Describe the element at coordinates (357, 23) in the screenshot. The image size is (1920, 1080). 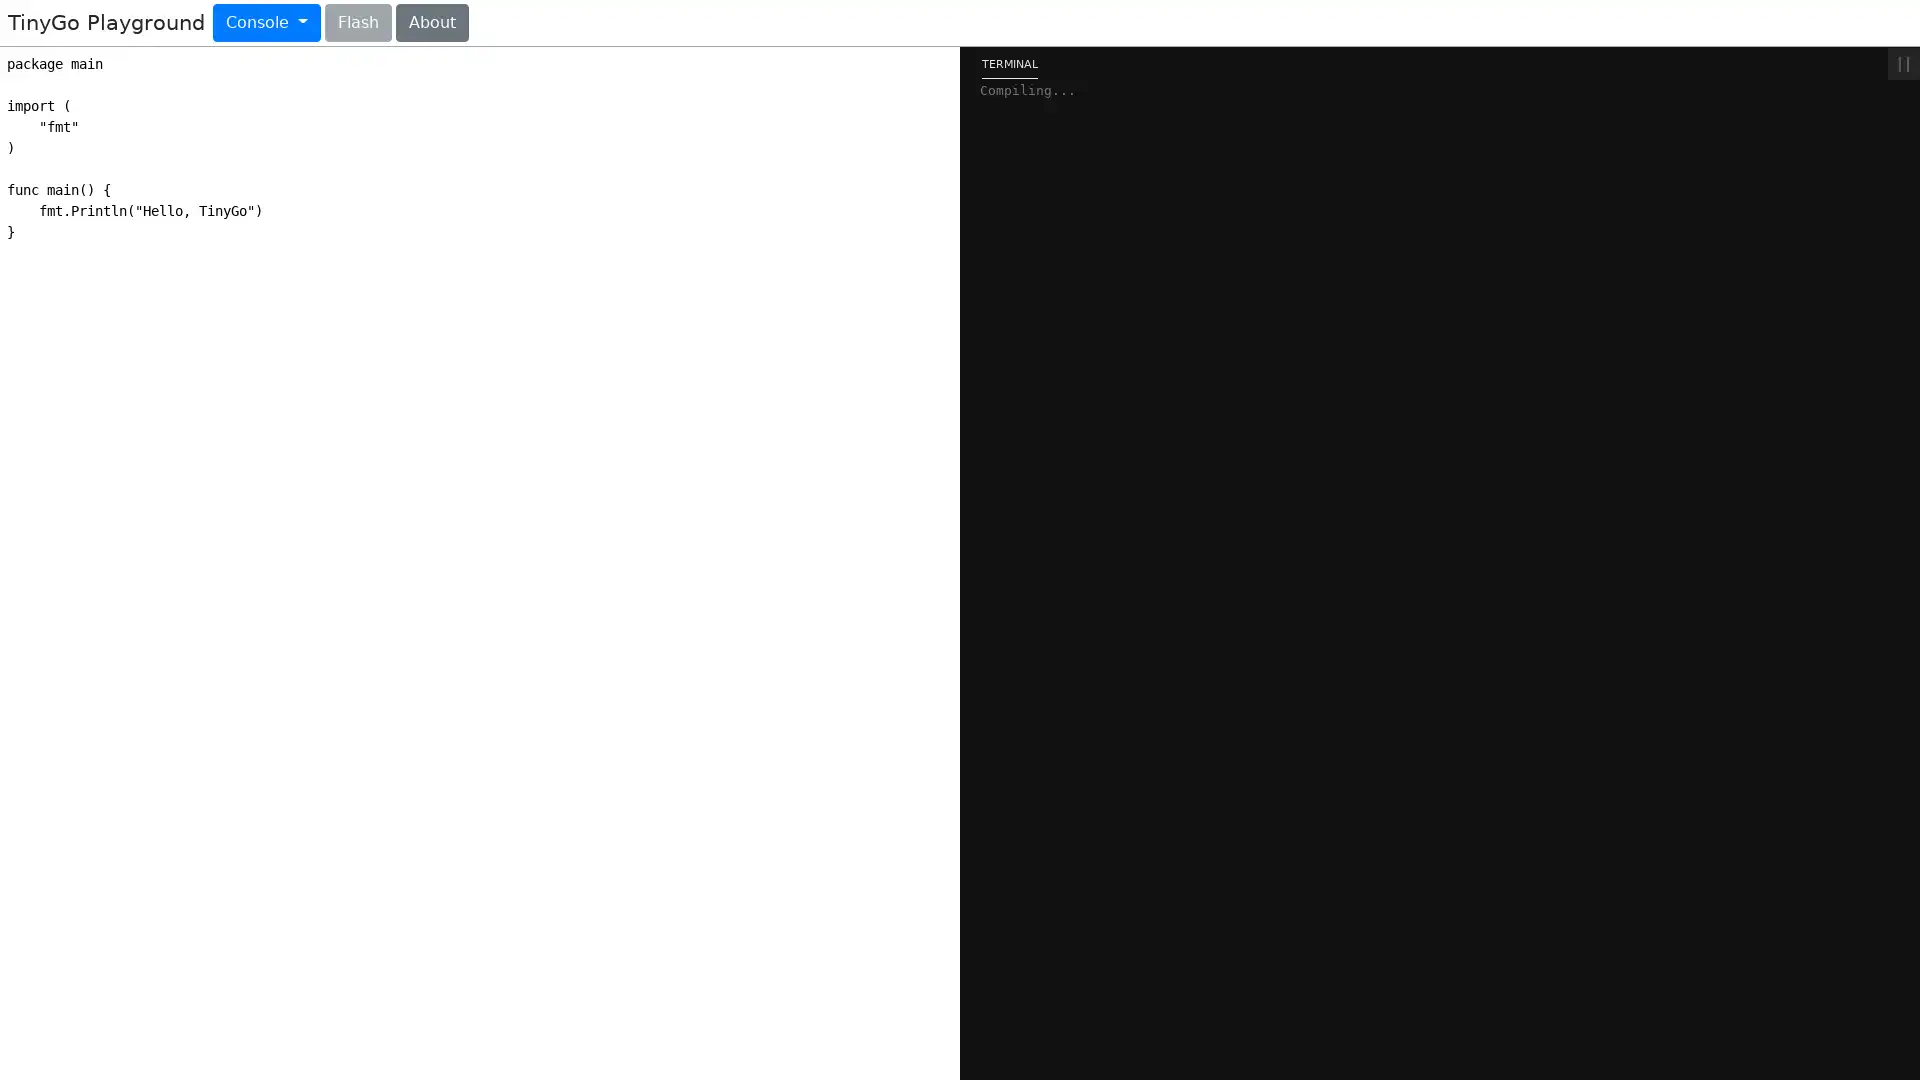
I see `Flash` at that location.